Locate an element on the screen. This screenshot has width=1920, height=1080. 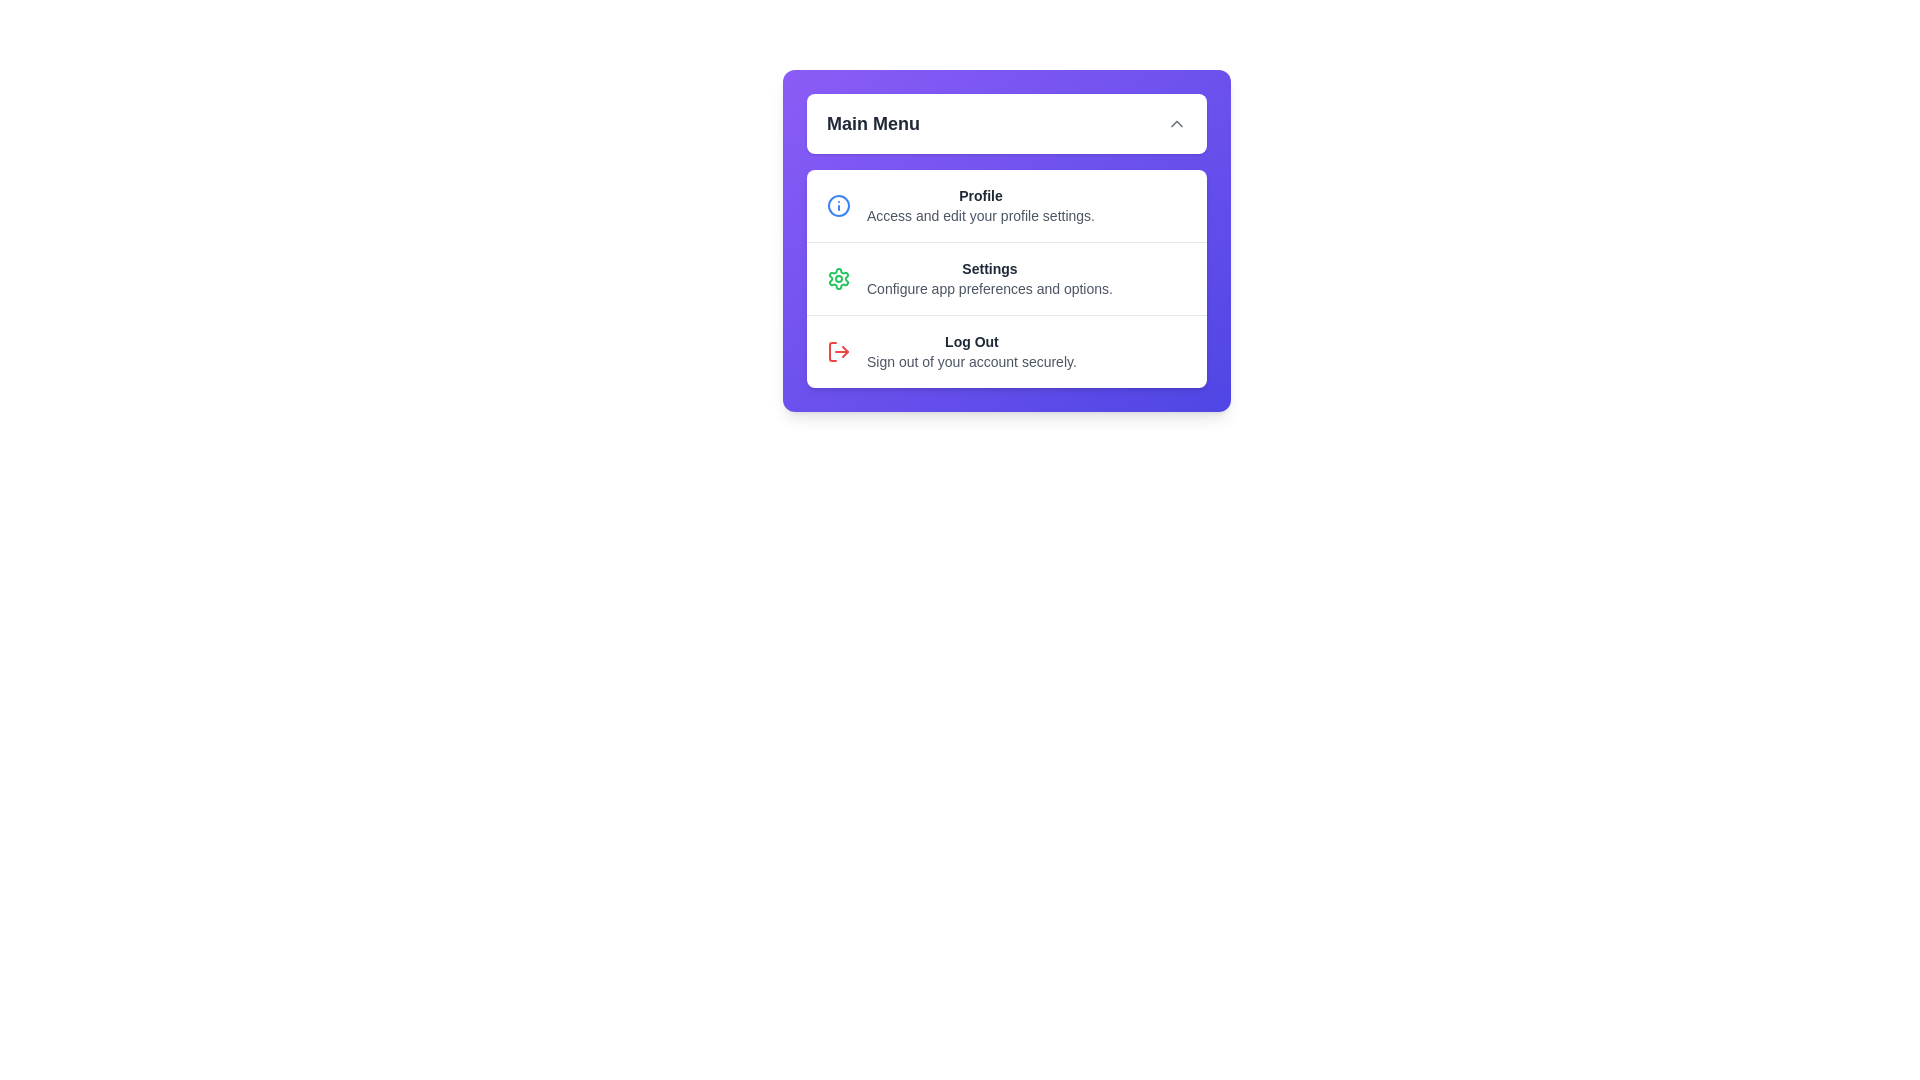
the description text of the menu item Profile is located at coordinates (980, 216).